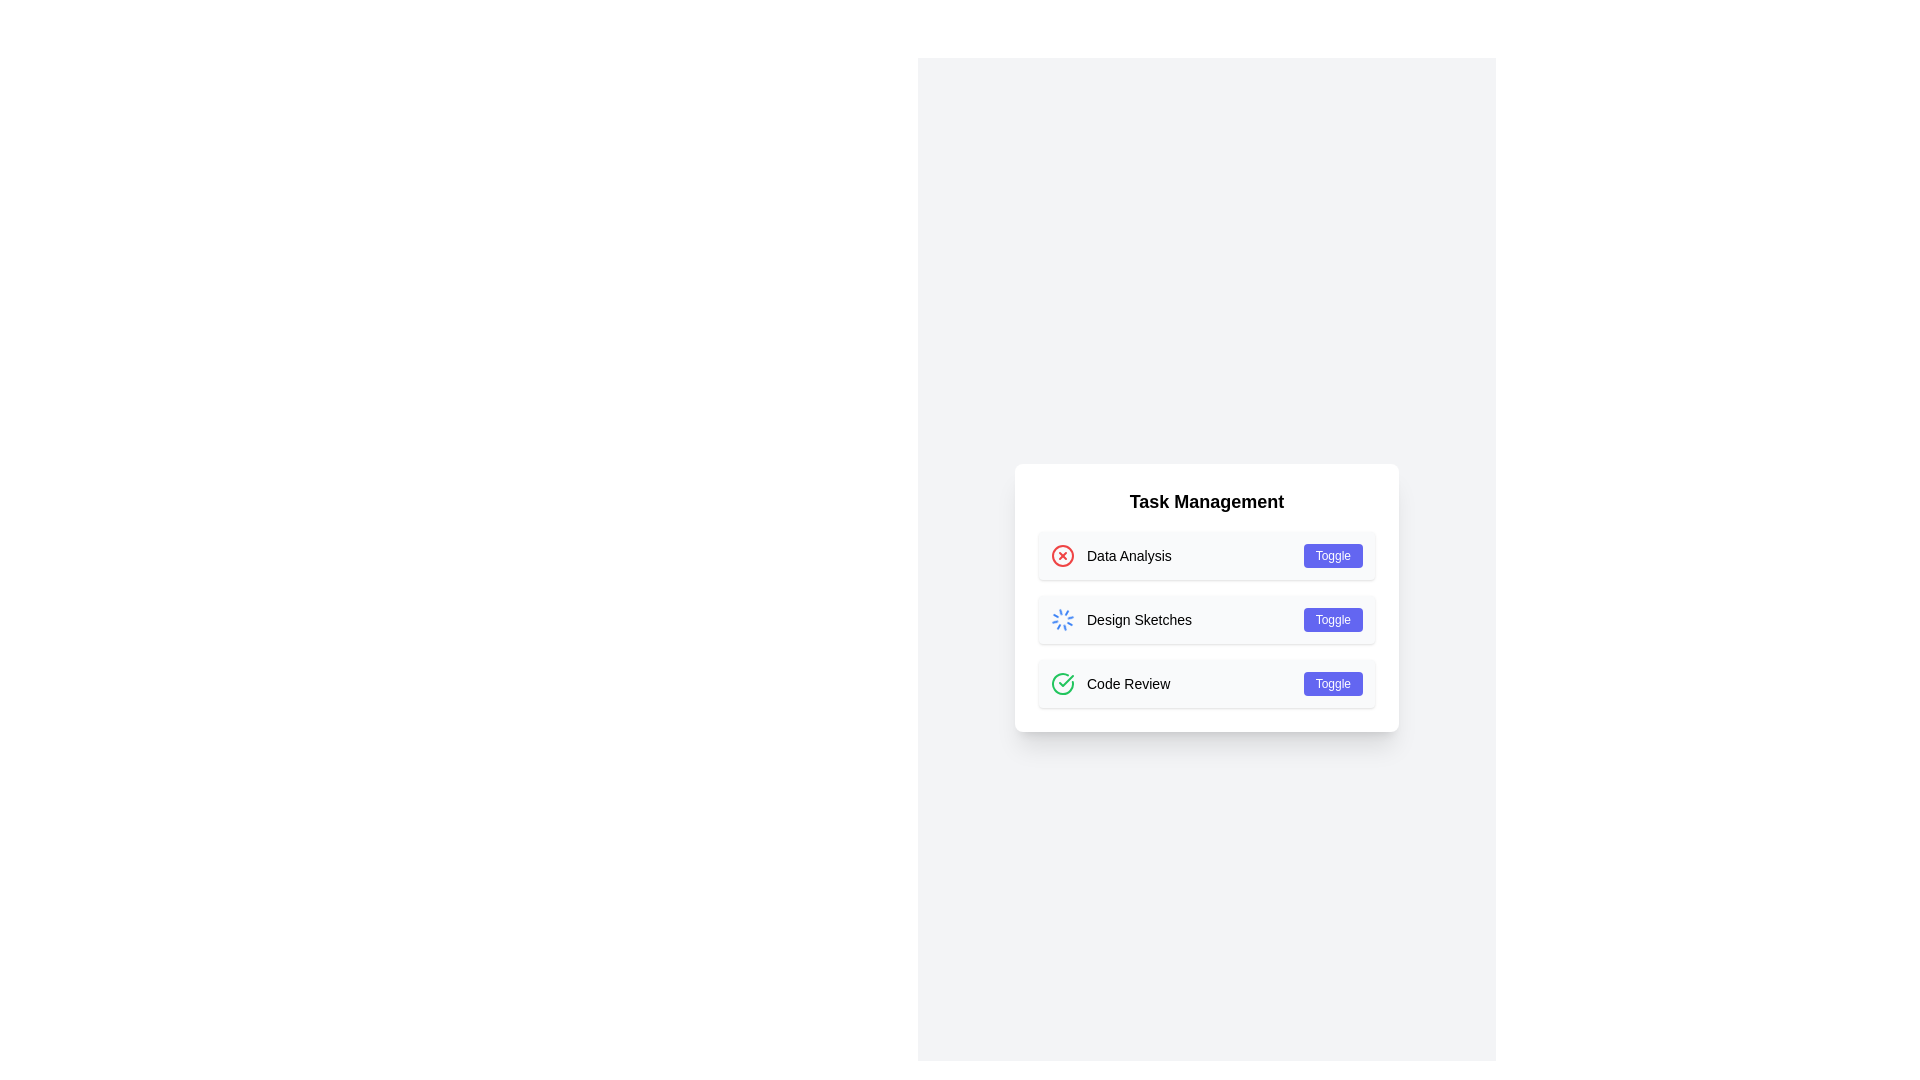 Image resolution: width=1920 pixels, height=1080 pixels. Describe the element at coordinates (1061, 619) in the screenshot. I see `the loading icon representing the progress state of the 'Design Sketches' task, located to the left of the text label within the second list item under 'Task Management'` at that location.